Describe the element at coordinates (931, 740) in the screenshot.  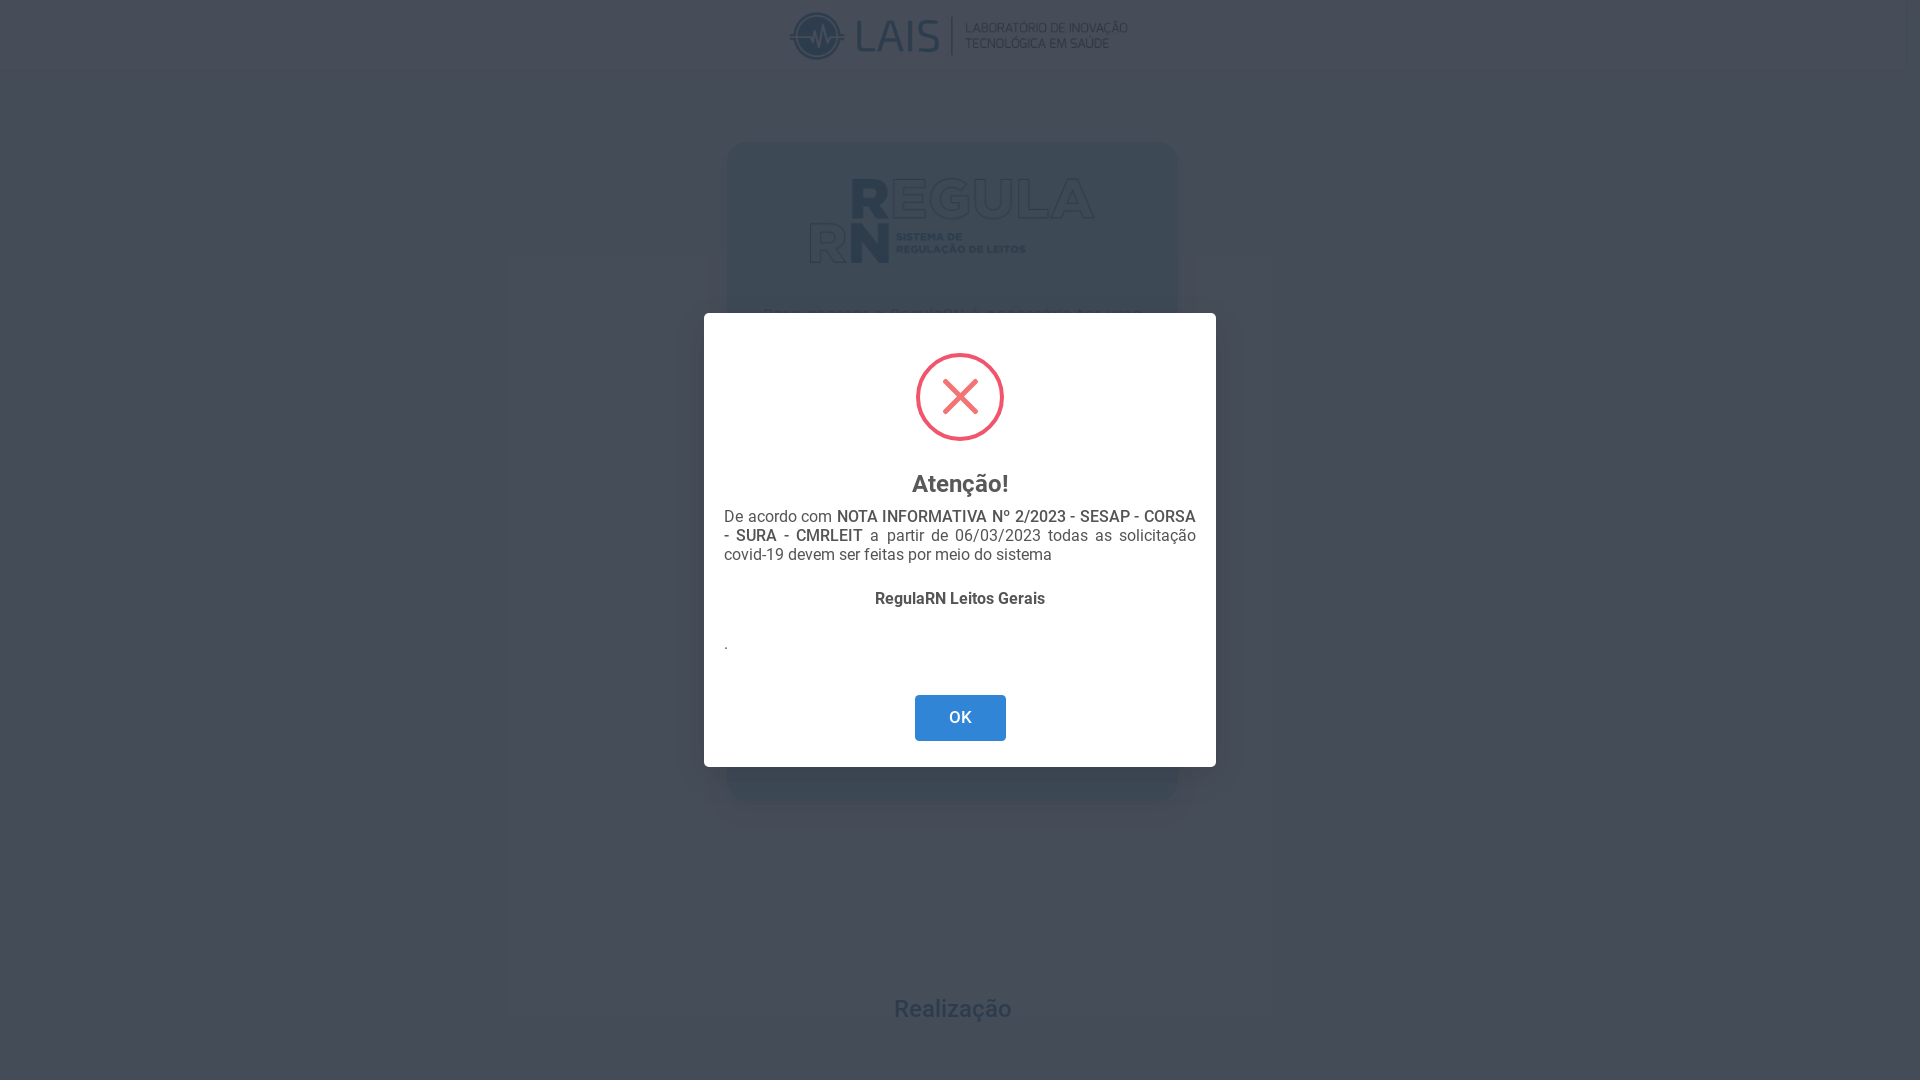
I see `'Cadastro Integrante NIR'` at that location.